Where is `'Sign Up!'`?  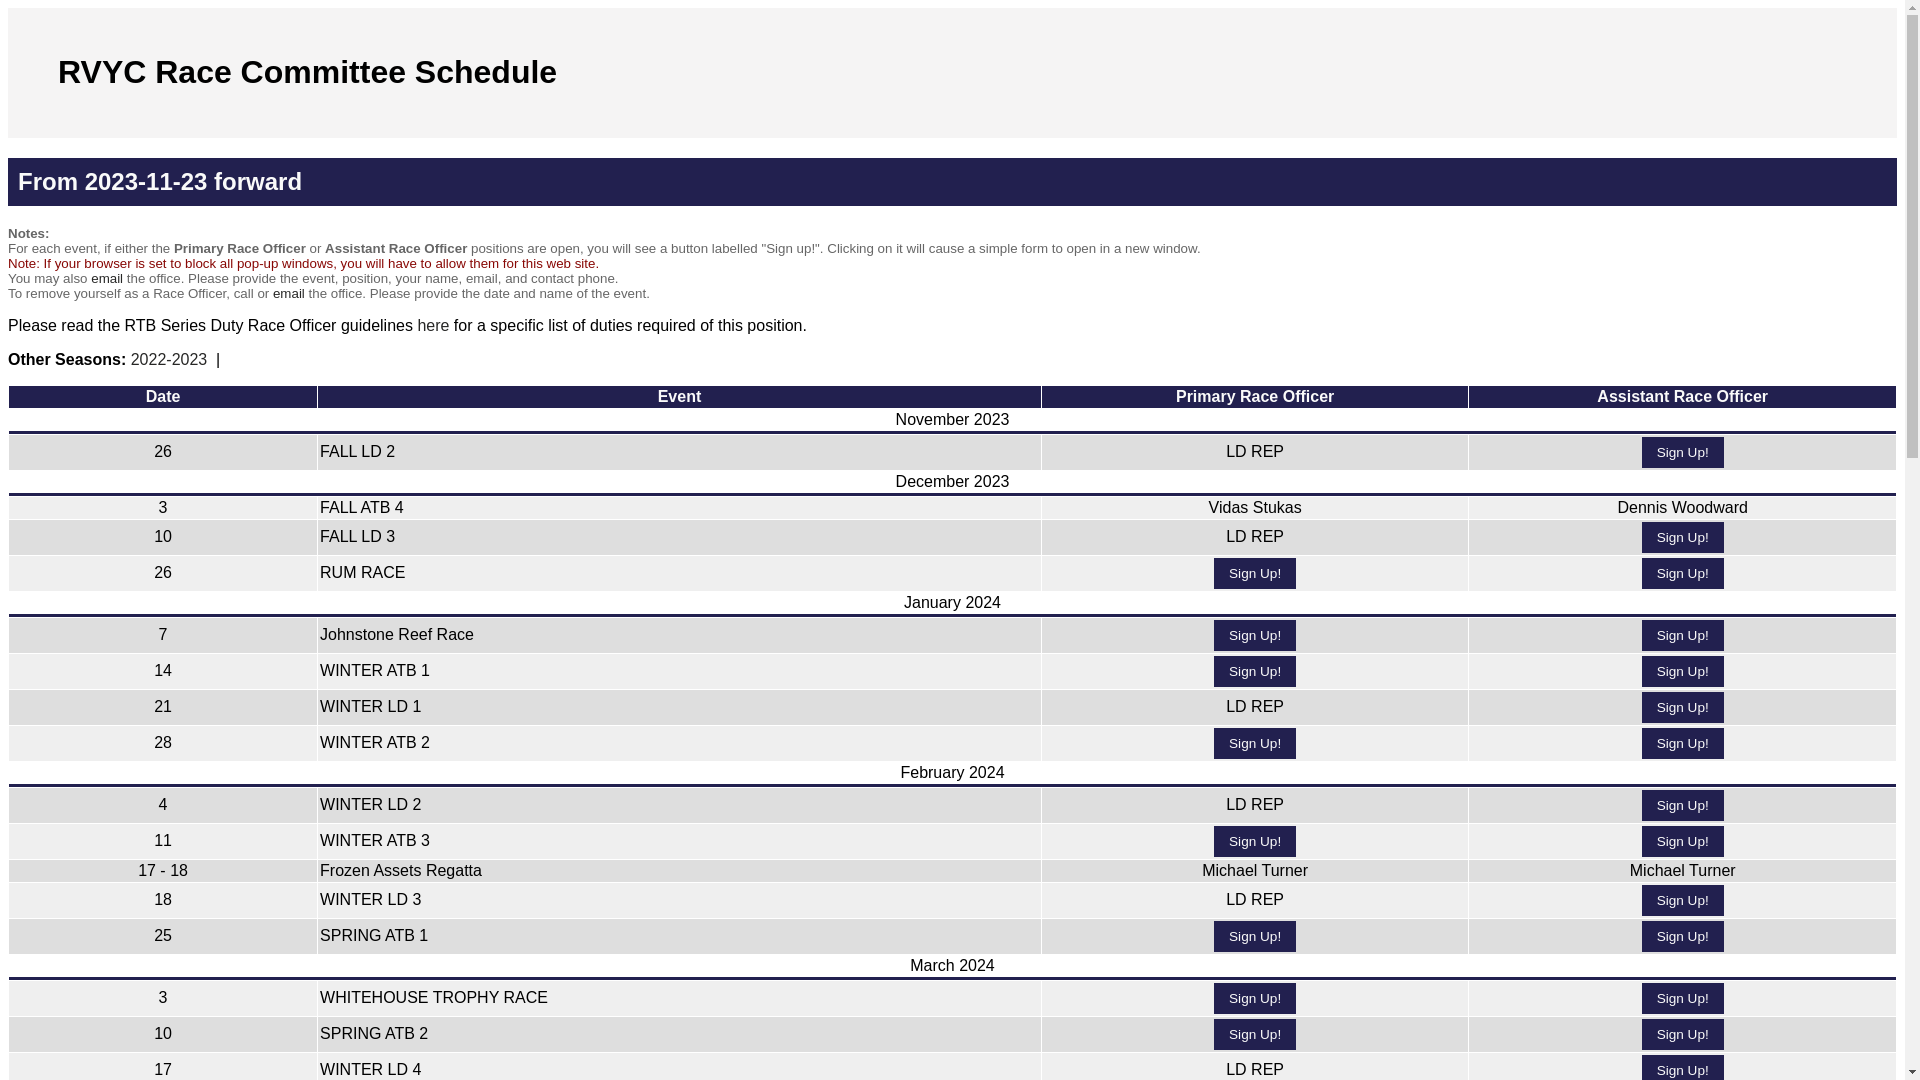
'Sign Up!' is located at coordinates (1682, 1034).